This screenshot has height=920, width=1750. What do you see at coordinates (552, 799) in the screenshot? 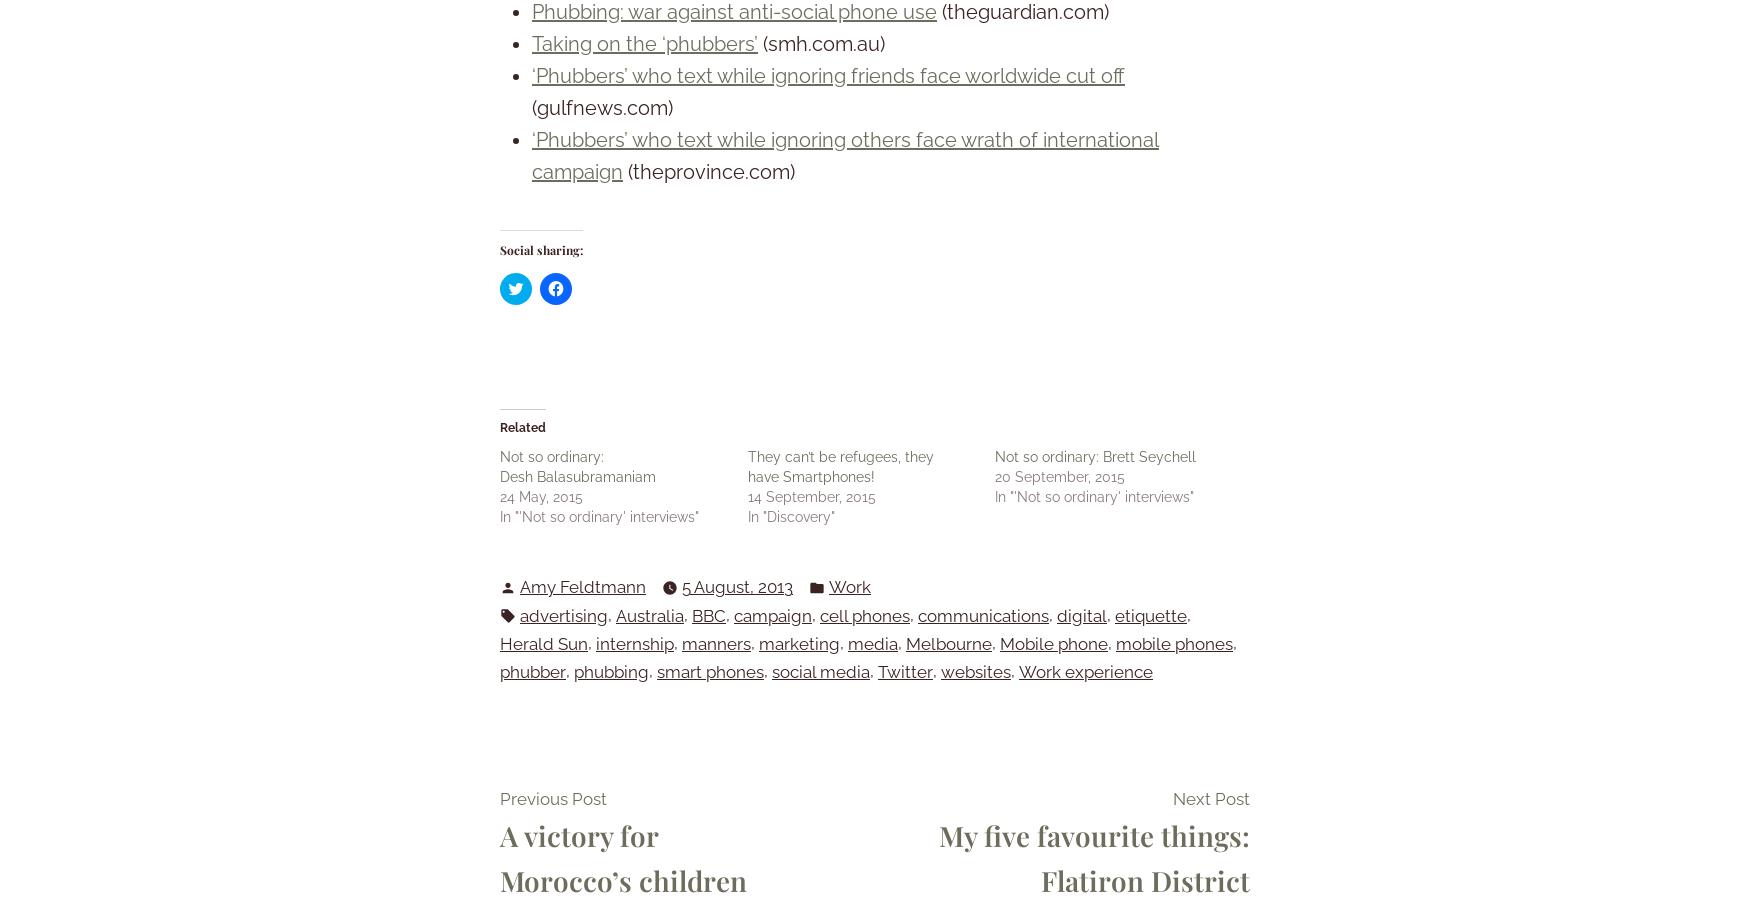
I see `'Previous Post'` at bounding box center [552, 799].